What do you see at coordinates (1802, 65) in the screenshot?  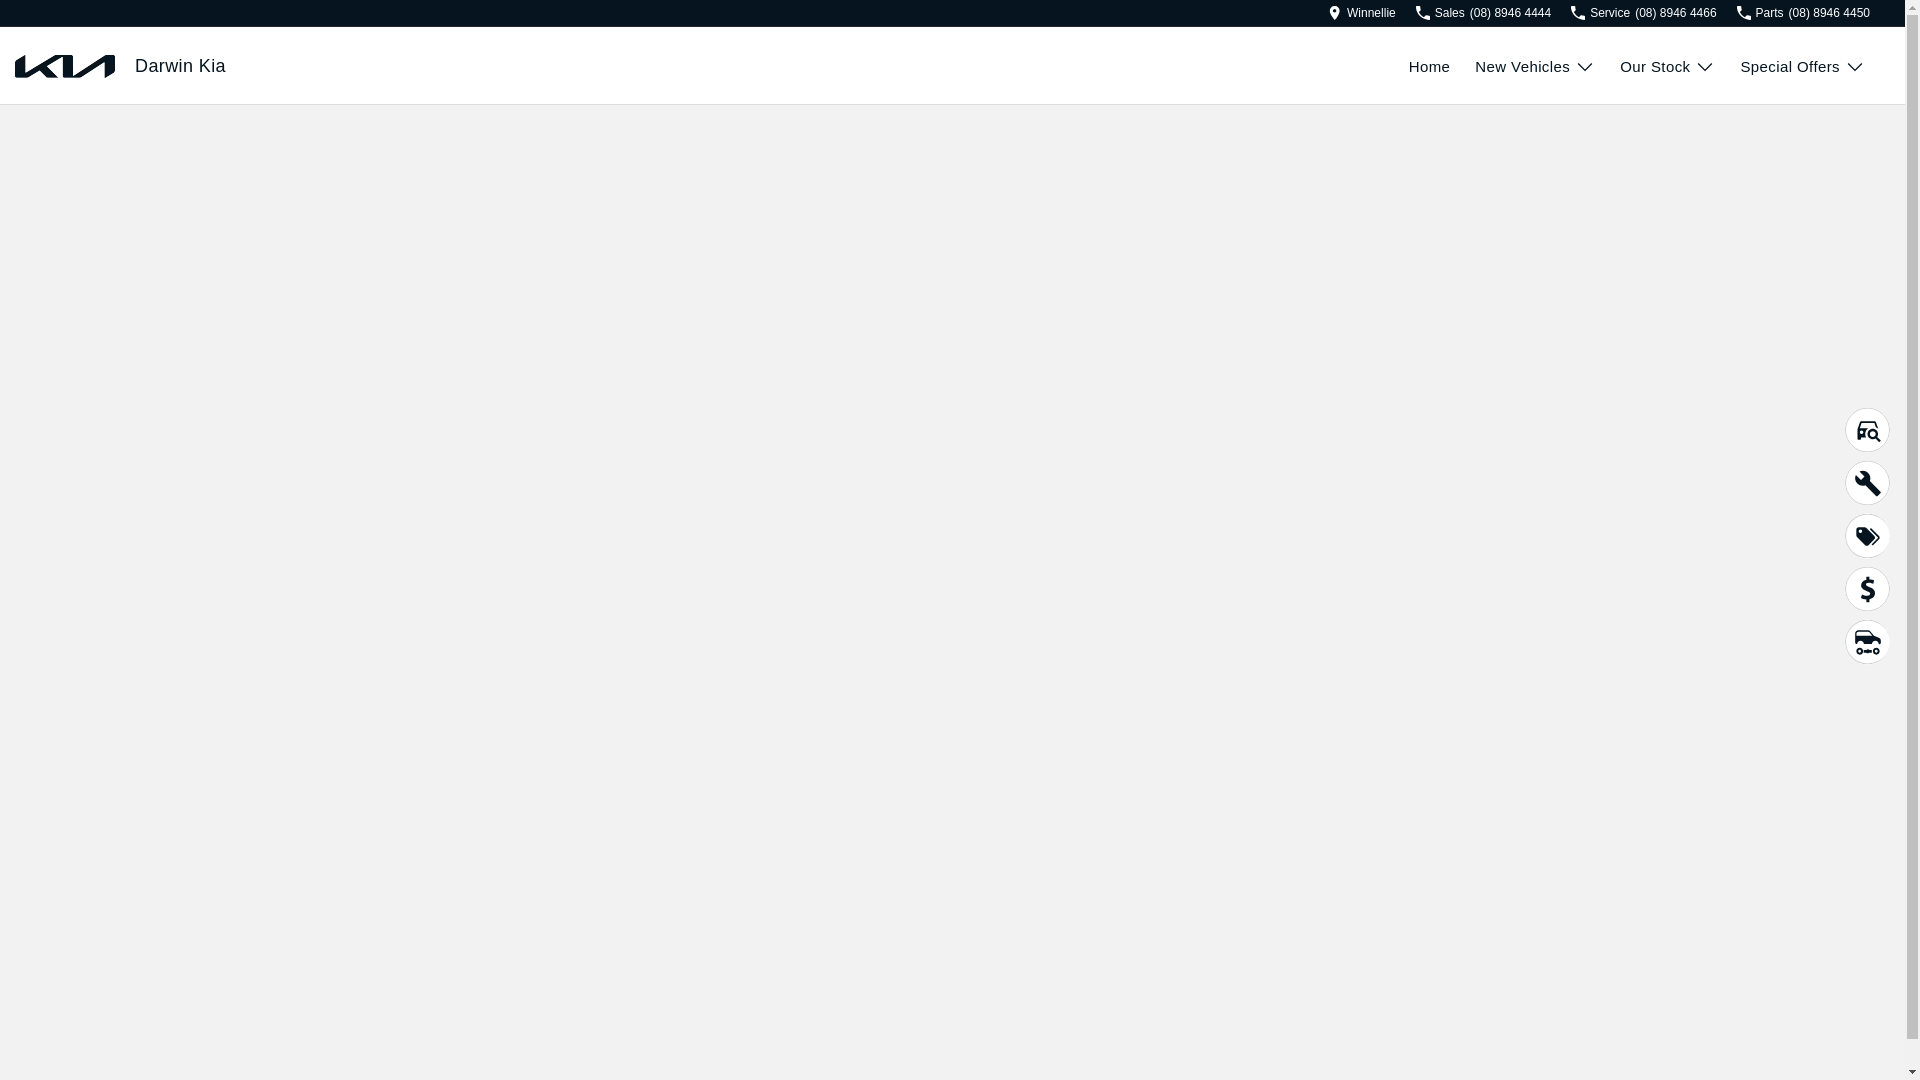 I see `'Special Offers'` at bounding box center [1802, 65].